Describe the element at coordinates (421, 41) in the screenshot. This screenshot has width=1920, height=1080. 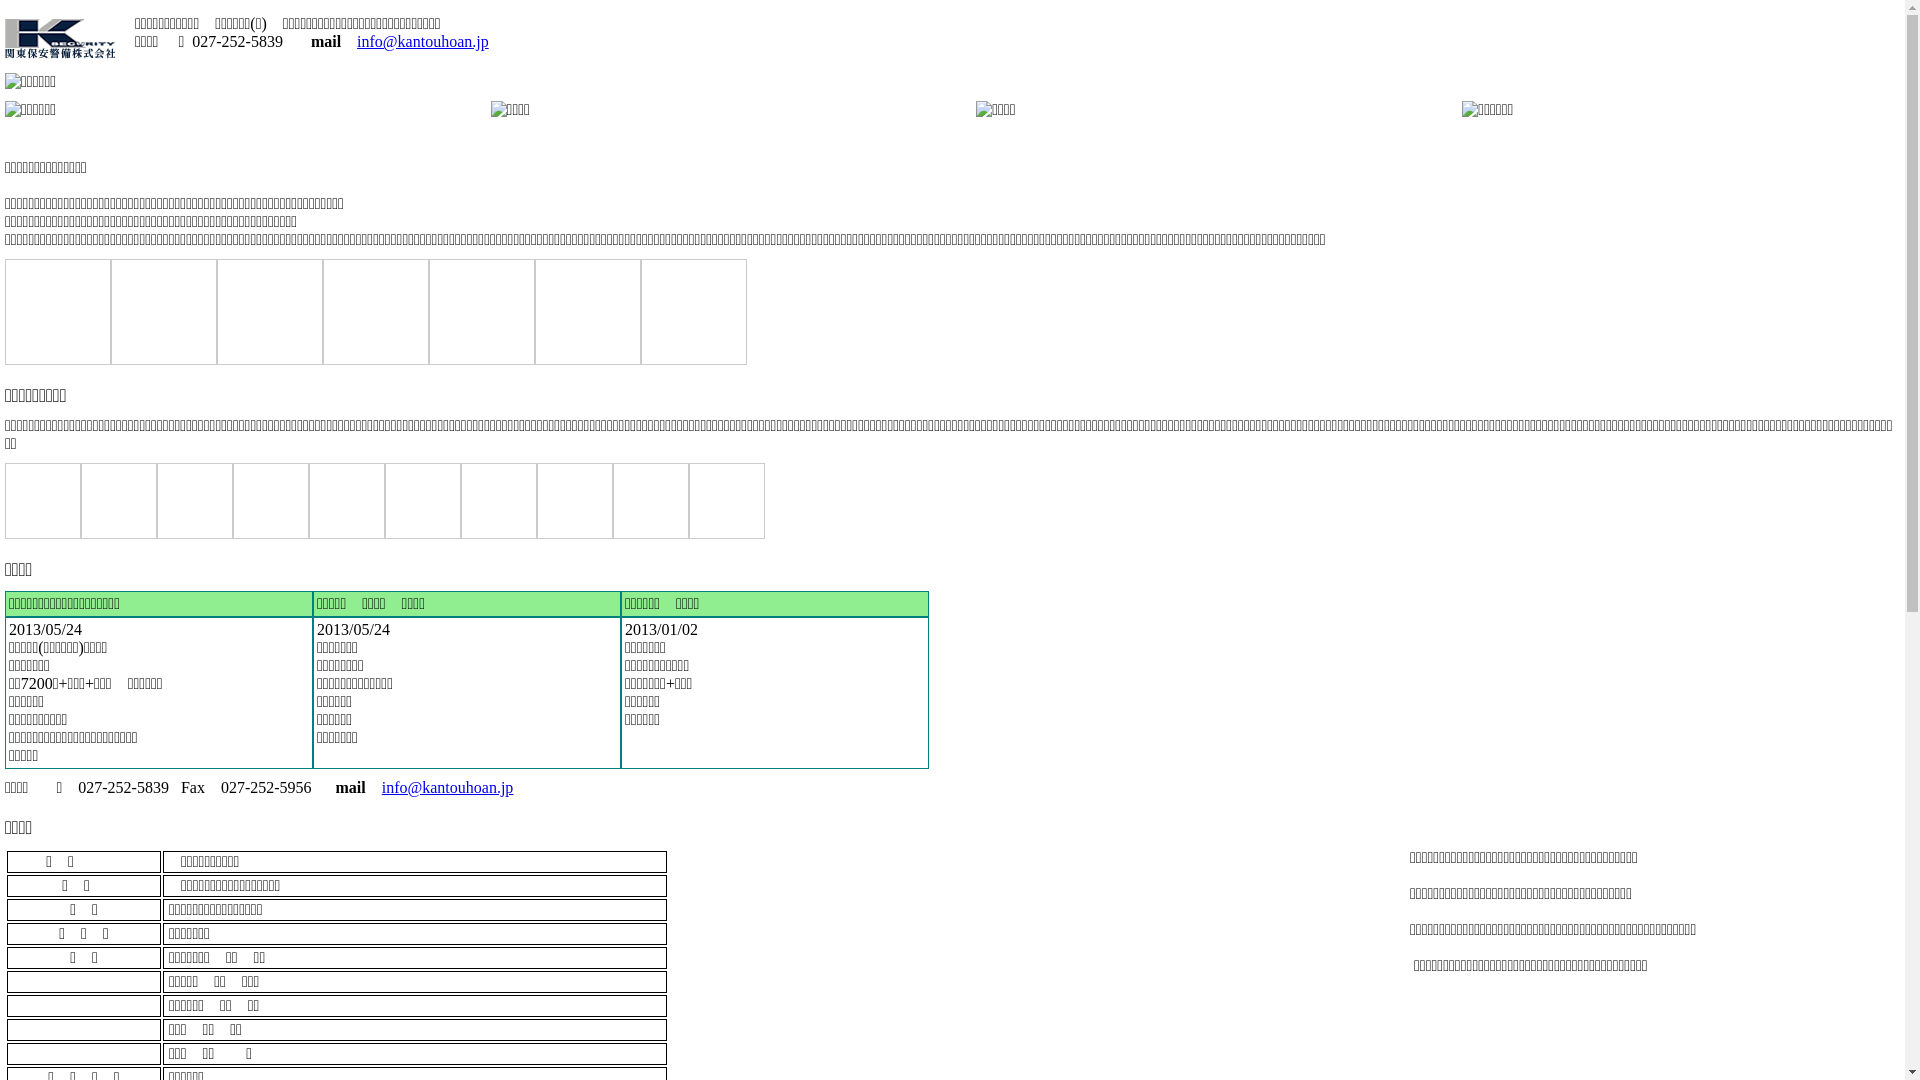
I see `'info@kantouhoan.jp'` at that location.